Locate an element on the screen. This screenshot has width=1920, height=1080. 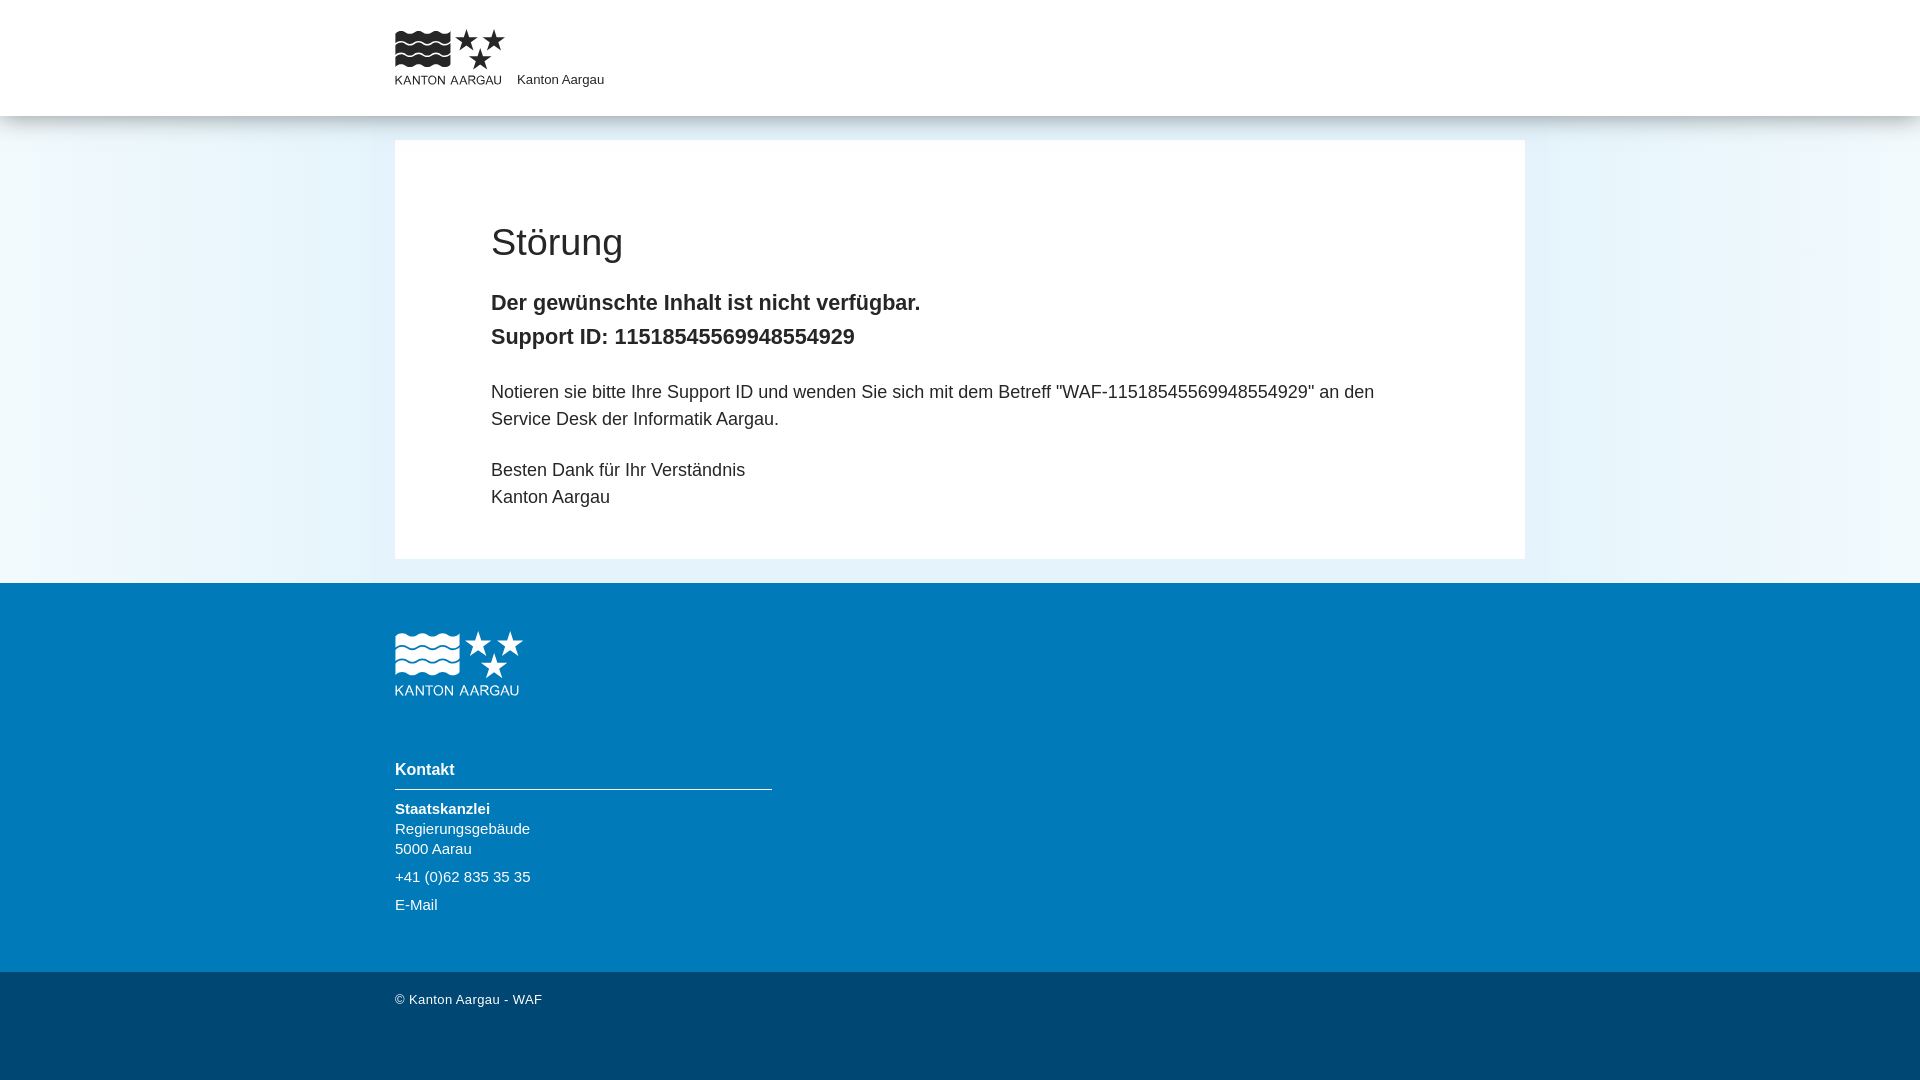
'E-Mail' is located at coordinates (415, 904).